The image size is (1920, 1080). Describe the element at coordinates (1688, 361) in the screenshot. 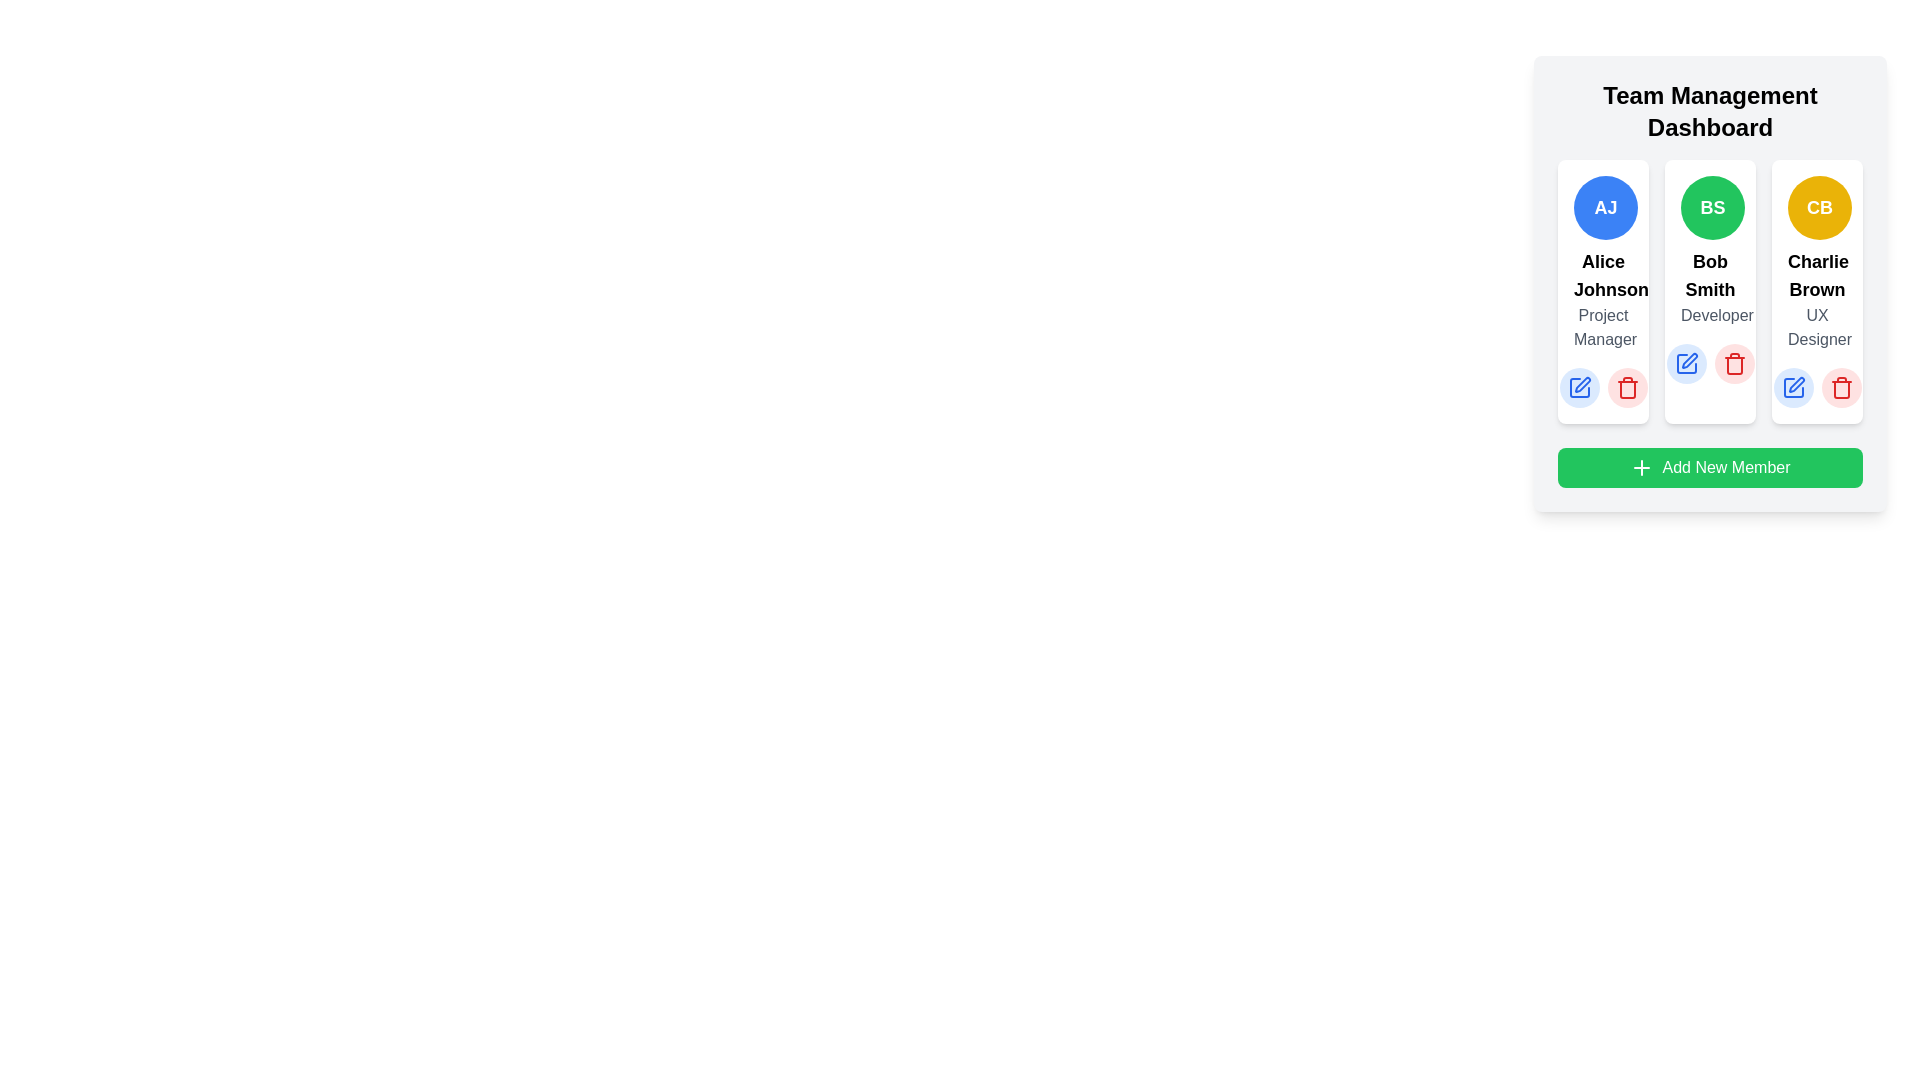

I see `the blue pen icon indicating edit functionality located in the second card of the 'Team Management Dashboard' under the profile for 'Bob Smith'` at that location.